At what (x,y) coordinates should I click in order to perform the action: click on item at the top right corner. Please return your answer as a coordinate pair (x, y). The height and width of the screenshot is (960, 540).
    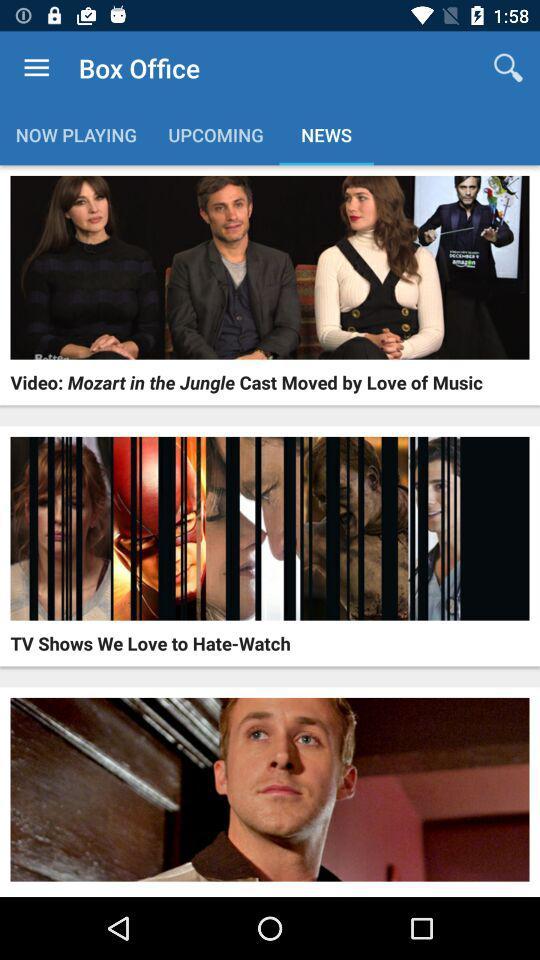
    Looking at the image, I should click on (508, 68).